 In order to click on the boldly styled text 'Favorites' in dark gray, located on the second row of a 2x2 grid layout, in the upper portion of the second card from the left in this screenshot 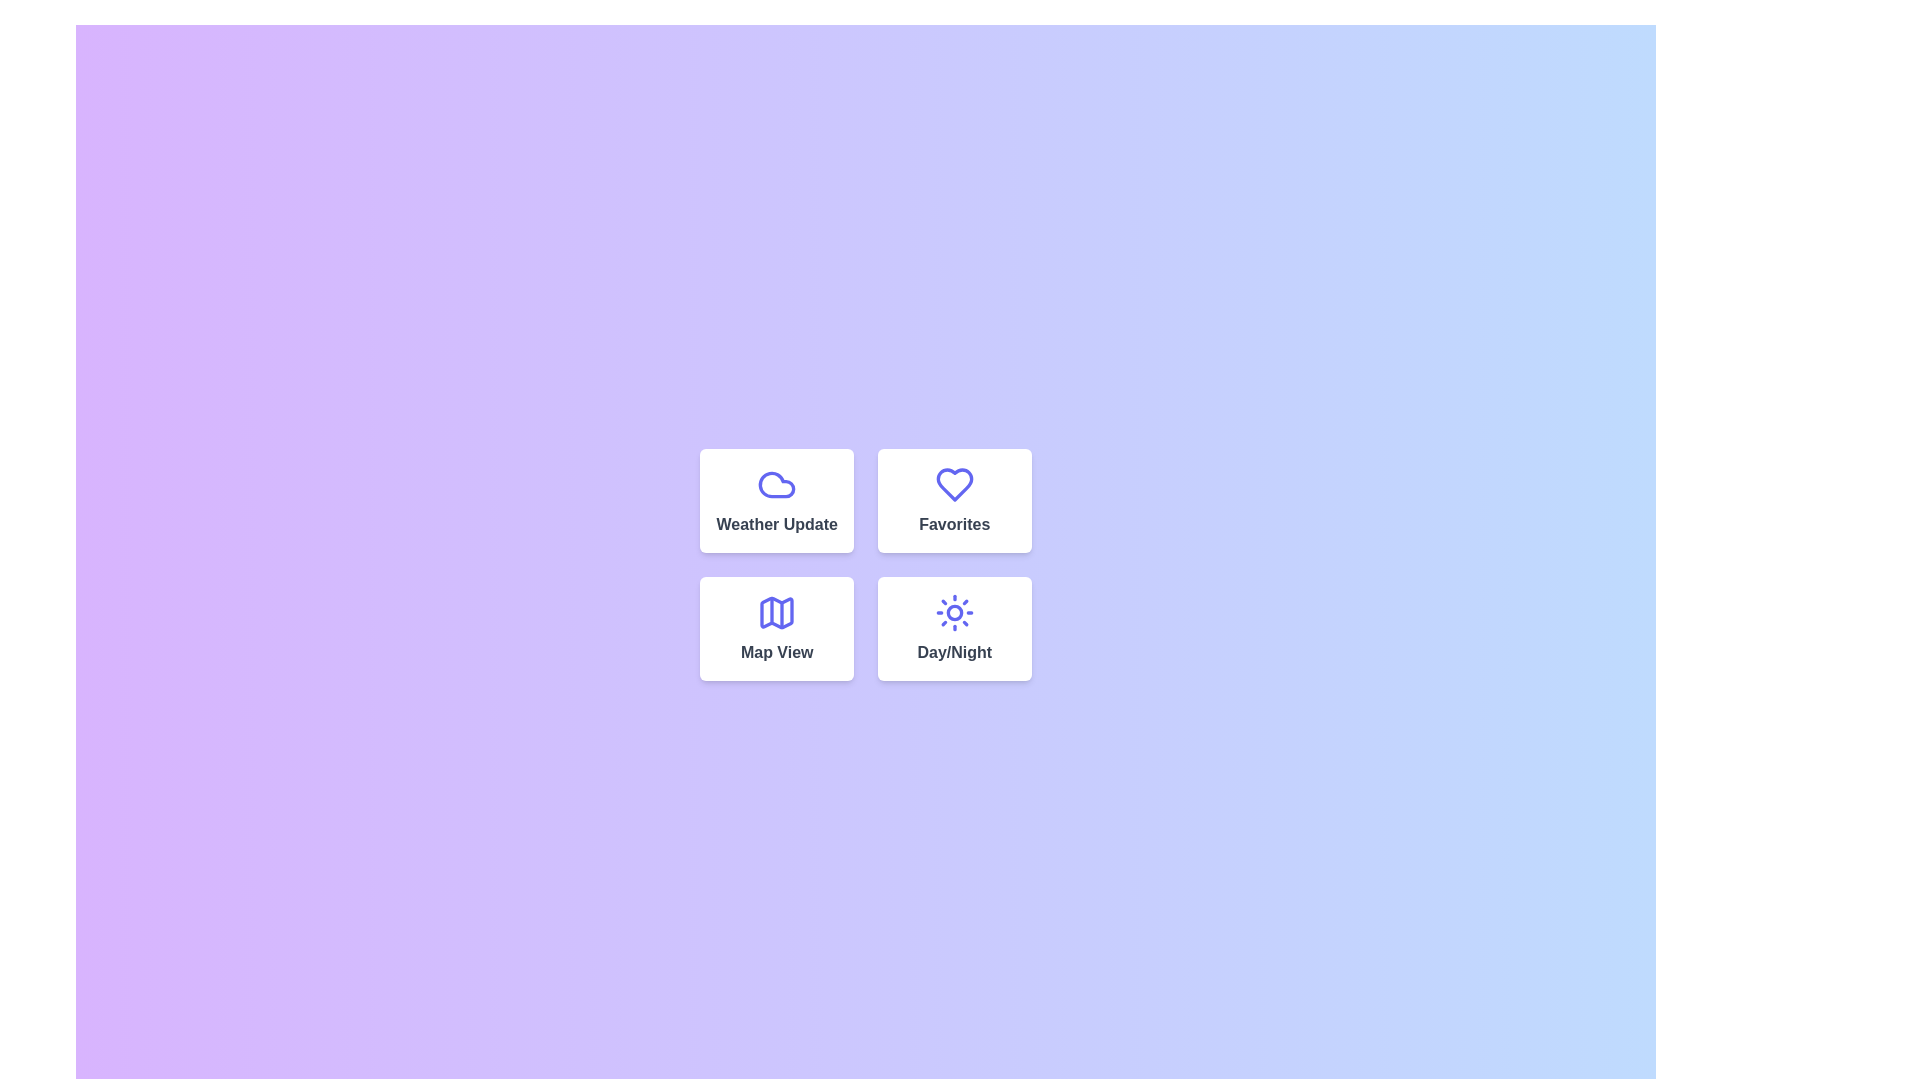, I will do `click(953, 523)`.